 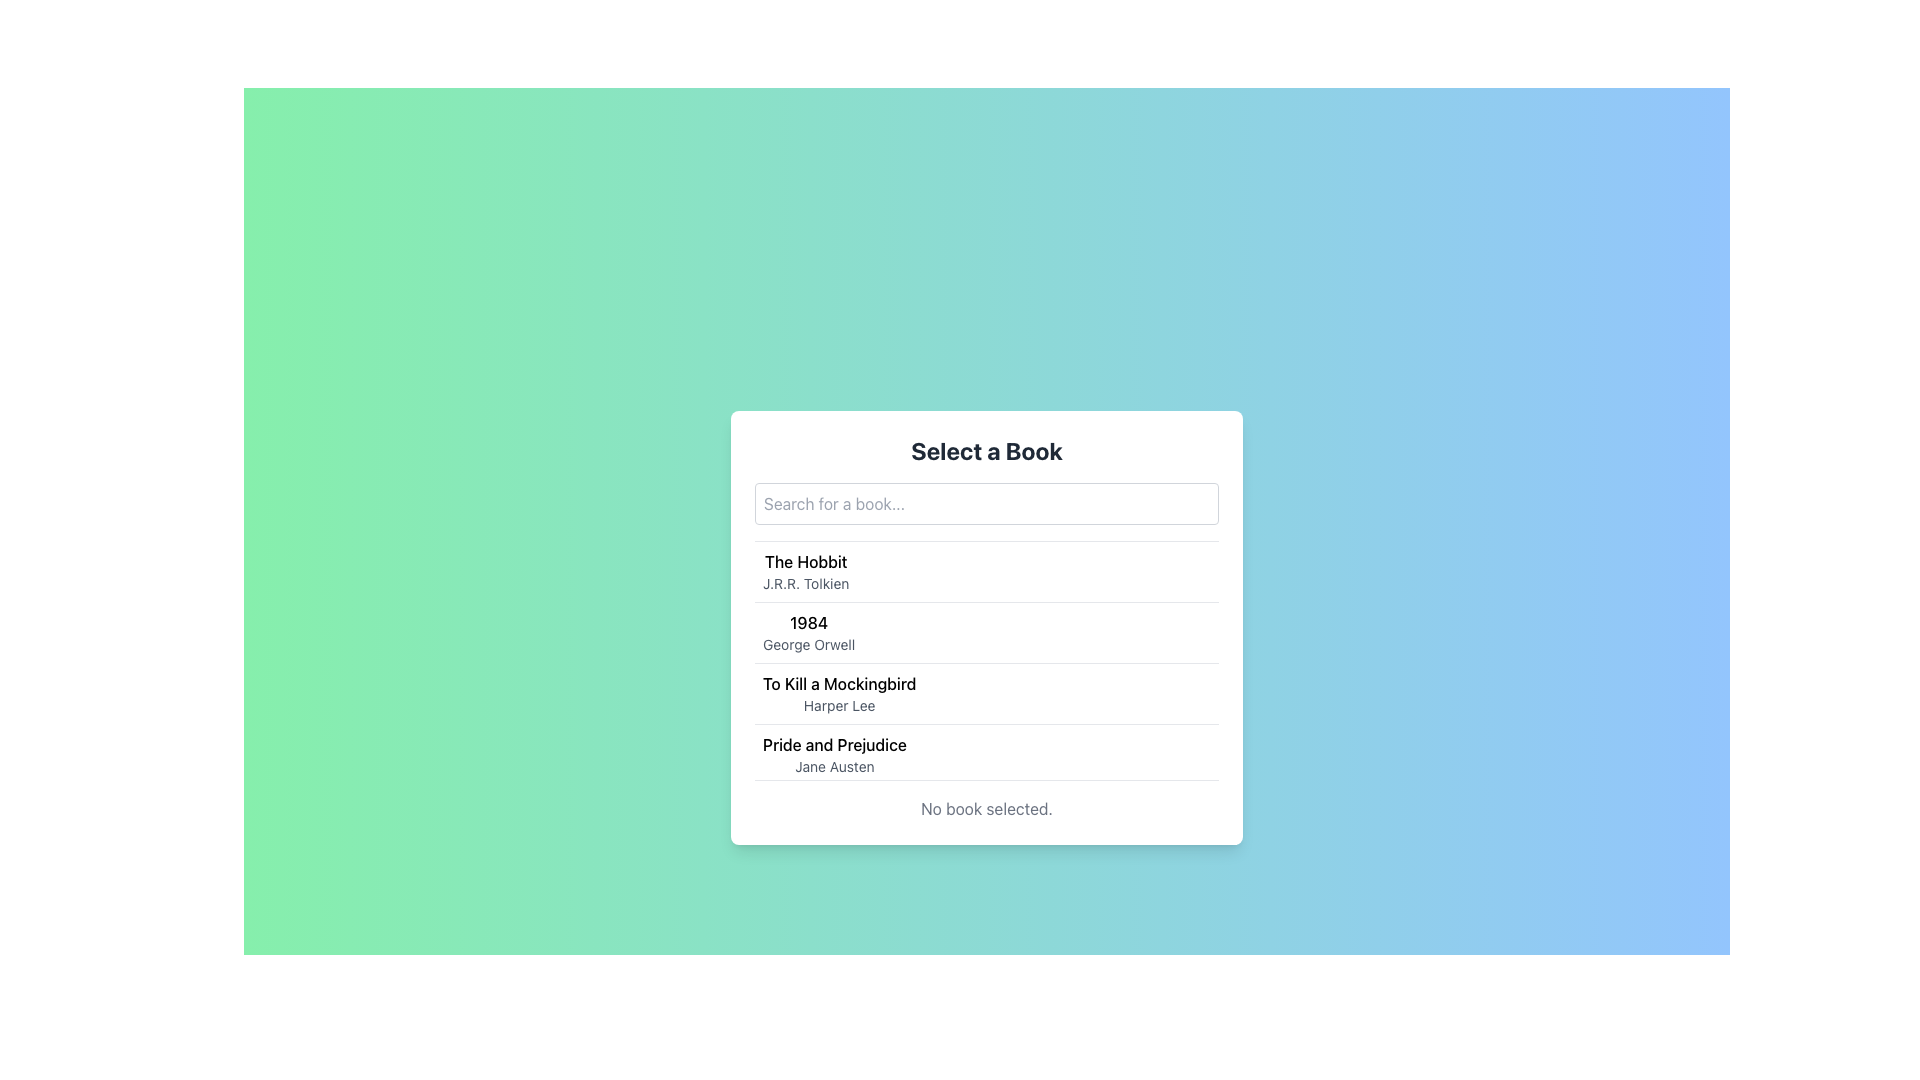 What do you see at coordinates (806, 583) in the screenshot?
I see `author's name label for the book 'The Hobbit', which is displayed below the title in the list of books` at bounding box center [806, 583].